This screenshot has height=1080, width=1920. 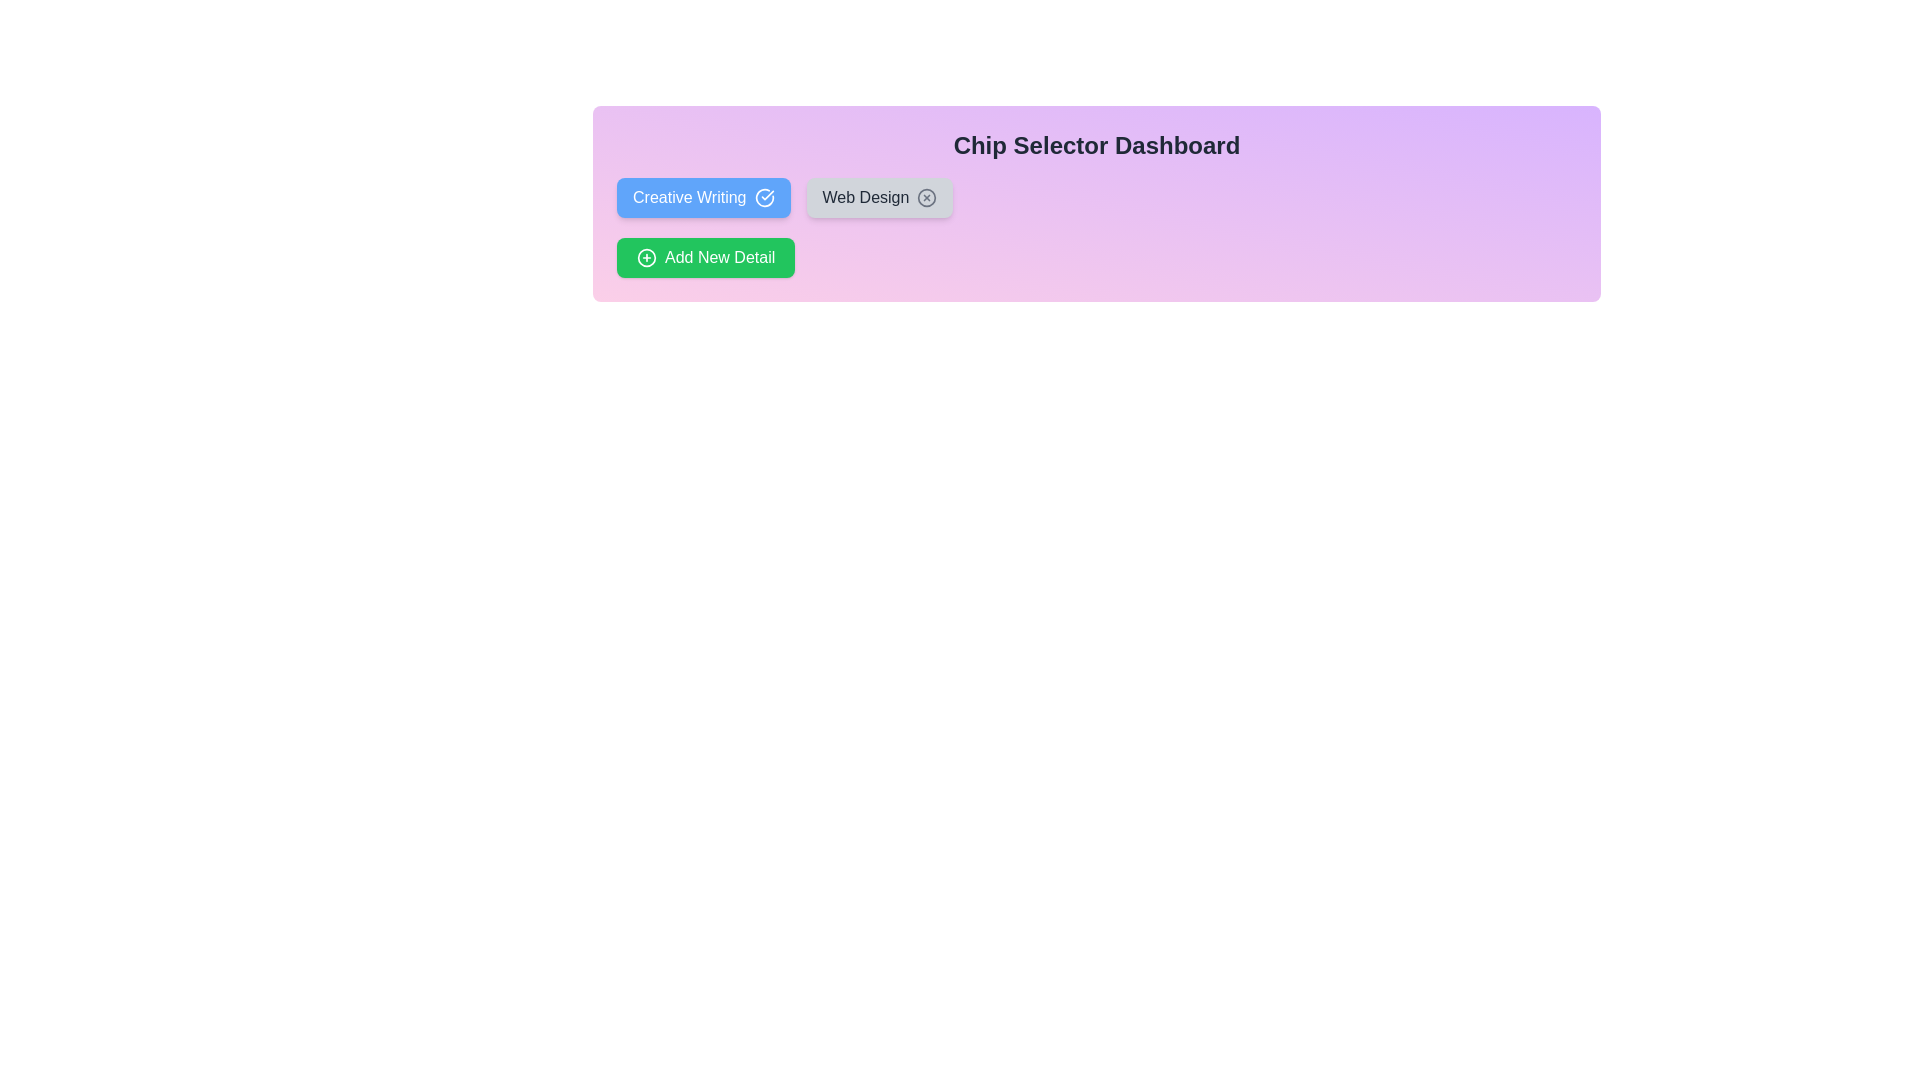 What do you see at coordinates (703, 197) in the screenshot?
I see `the chip labeled Creative Writing` at bounding box center [703, 197].